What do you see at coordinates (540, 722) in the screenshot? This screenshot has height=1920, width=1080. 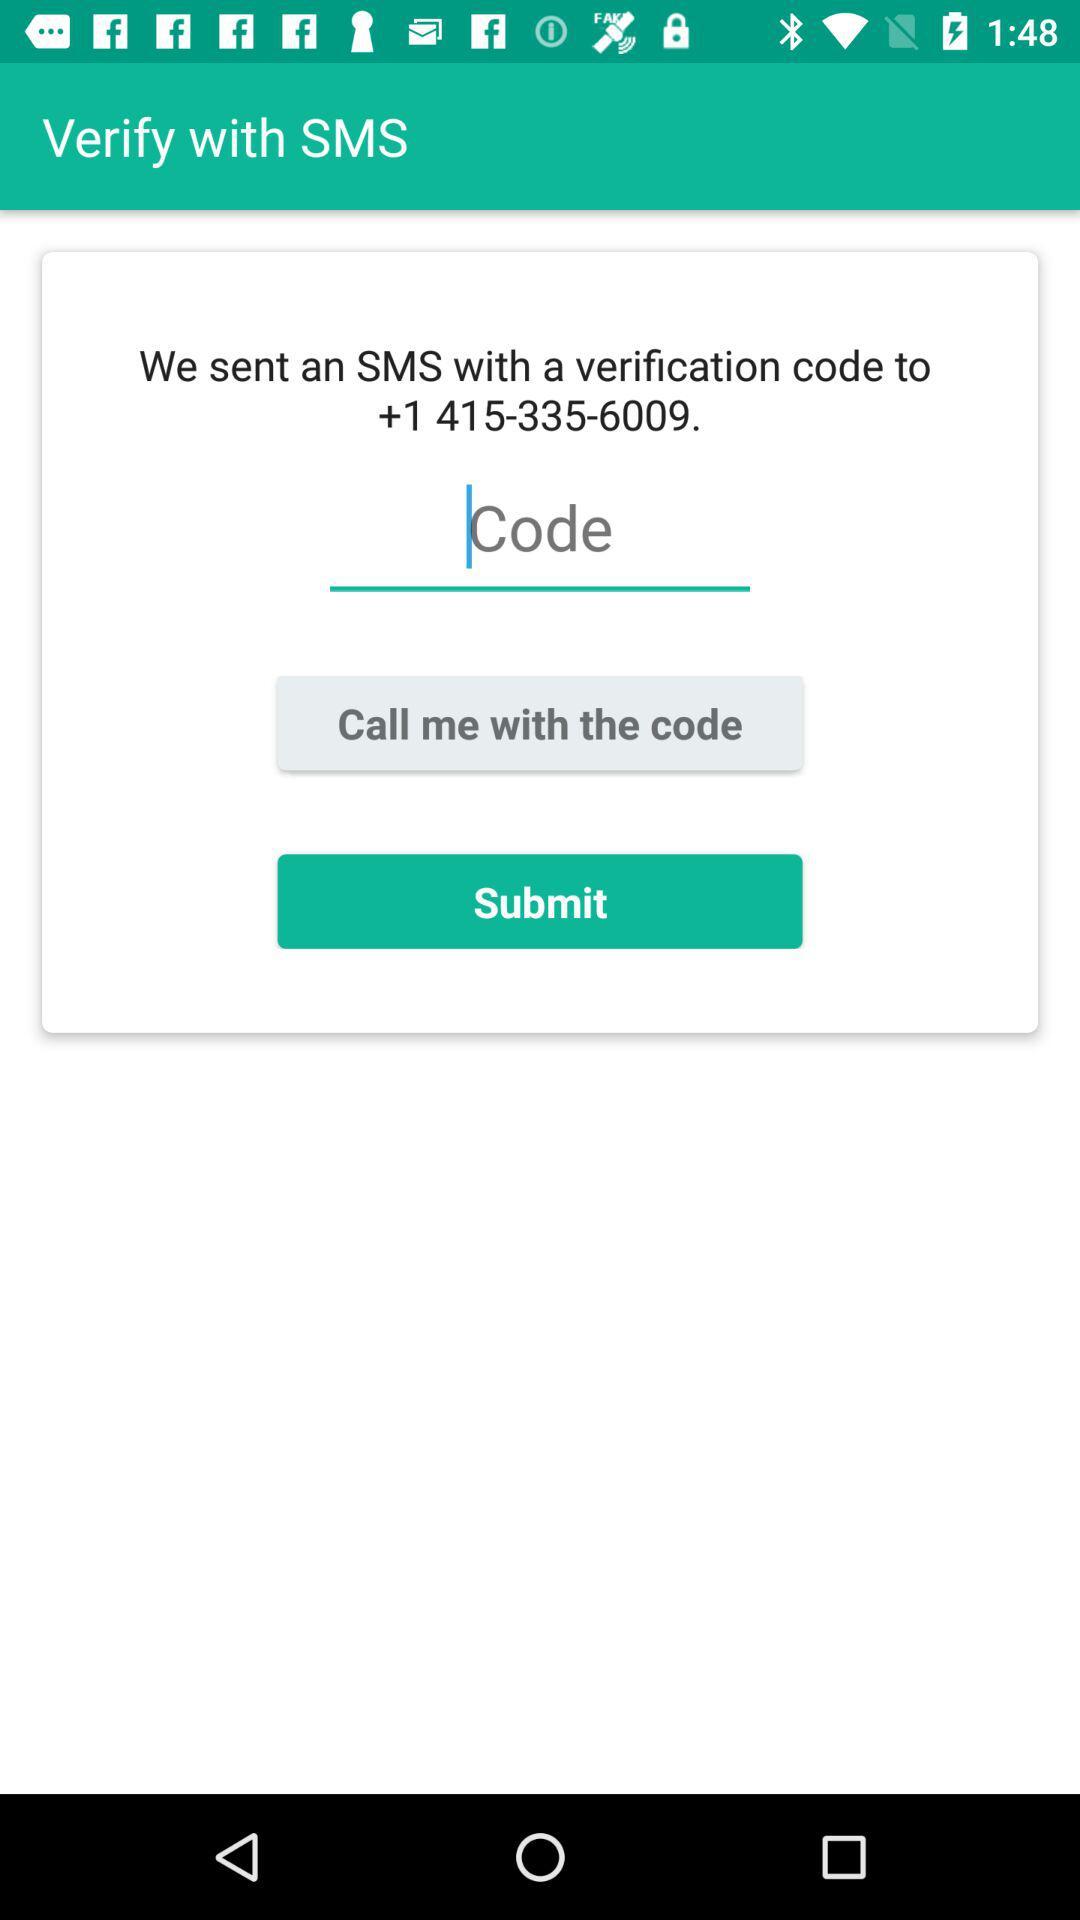 I see `call me with item` at bounding box center [540, 722].